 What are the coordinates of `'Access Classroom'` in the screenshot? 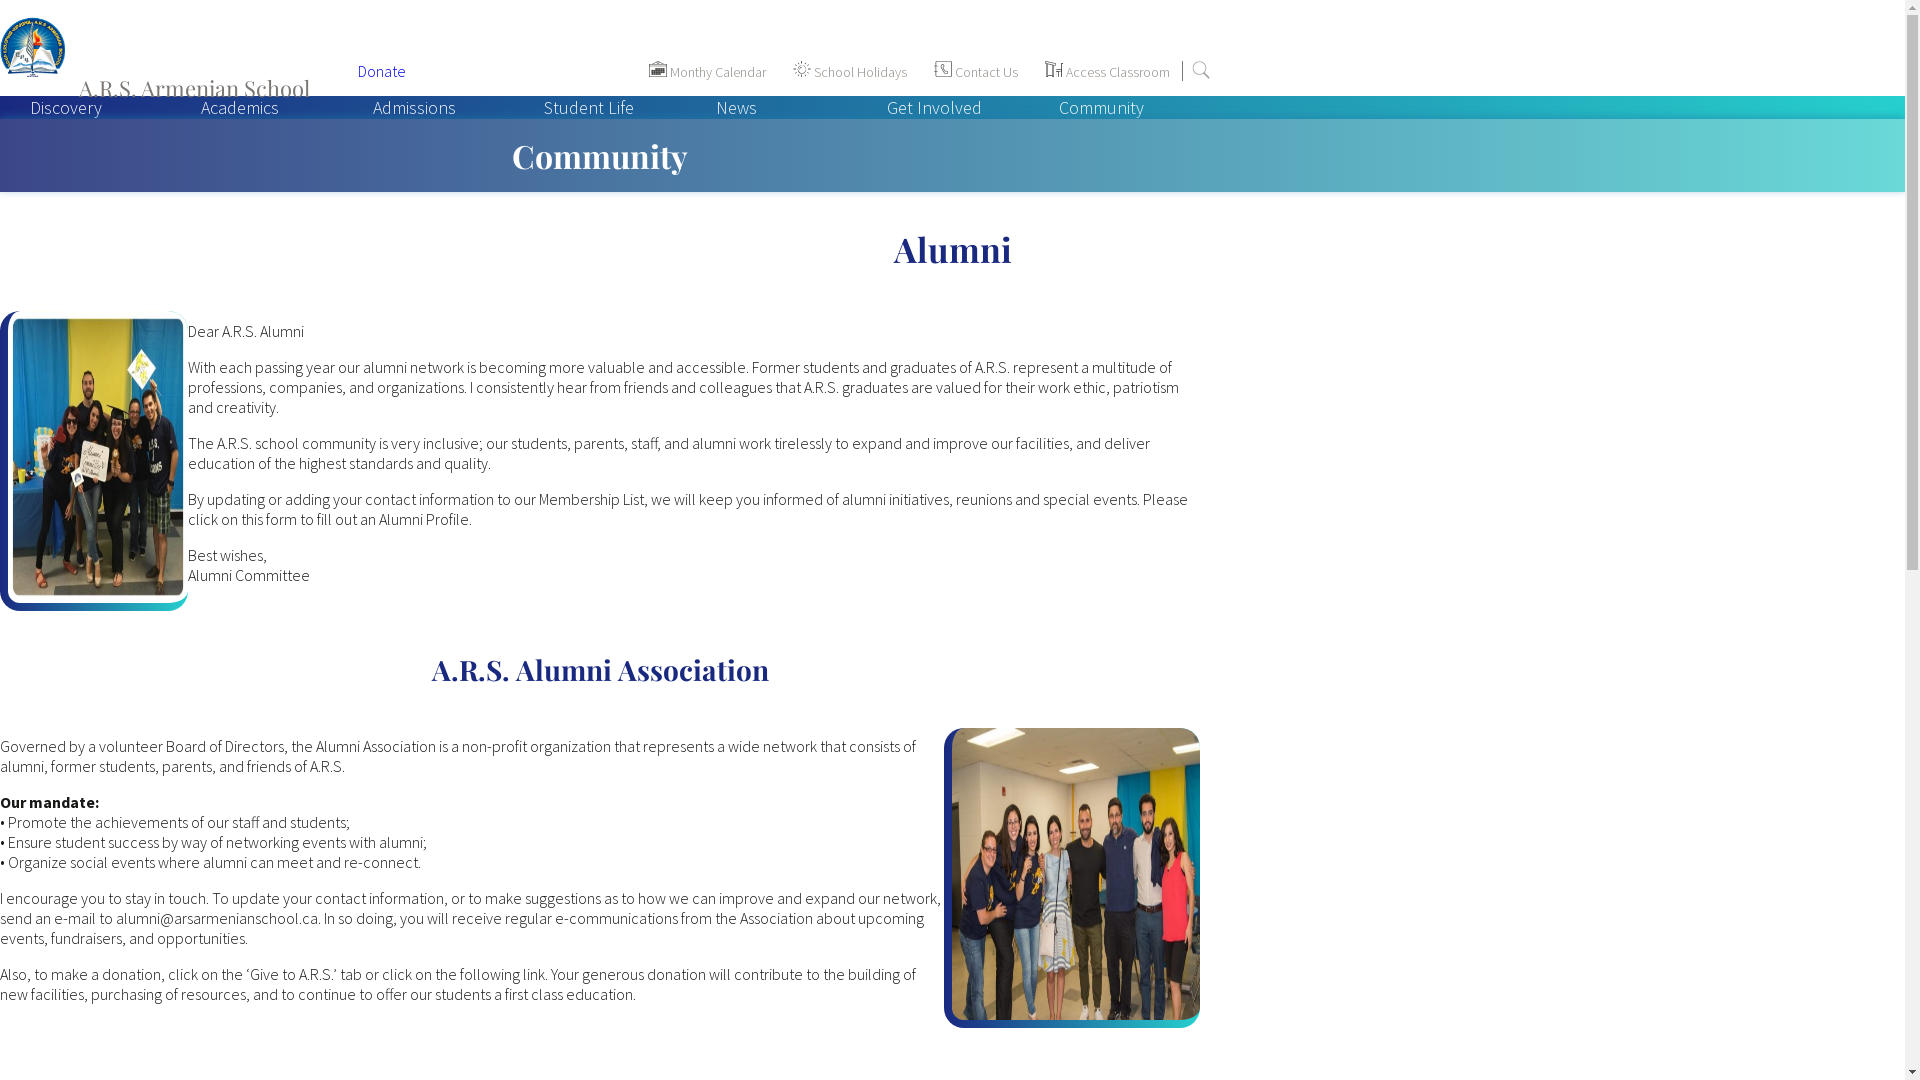 It's located at (1032, 71).